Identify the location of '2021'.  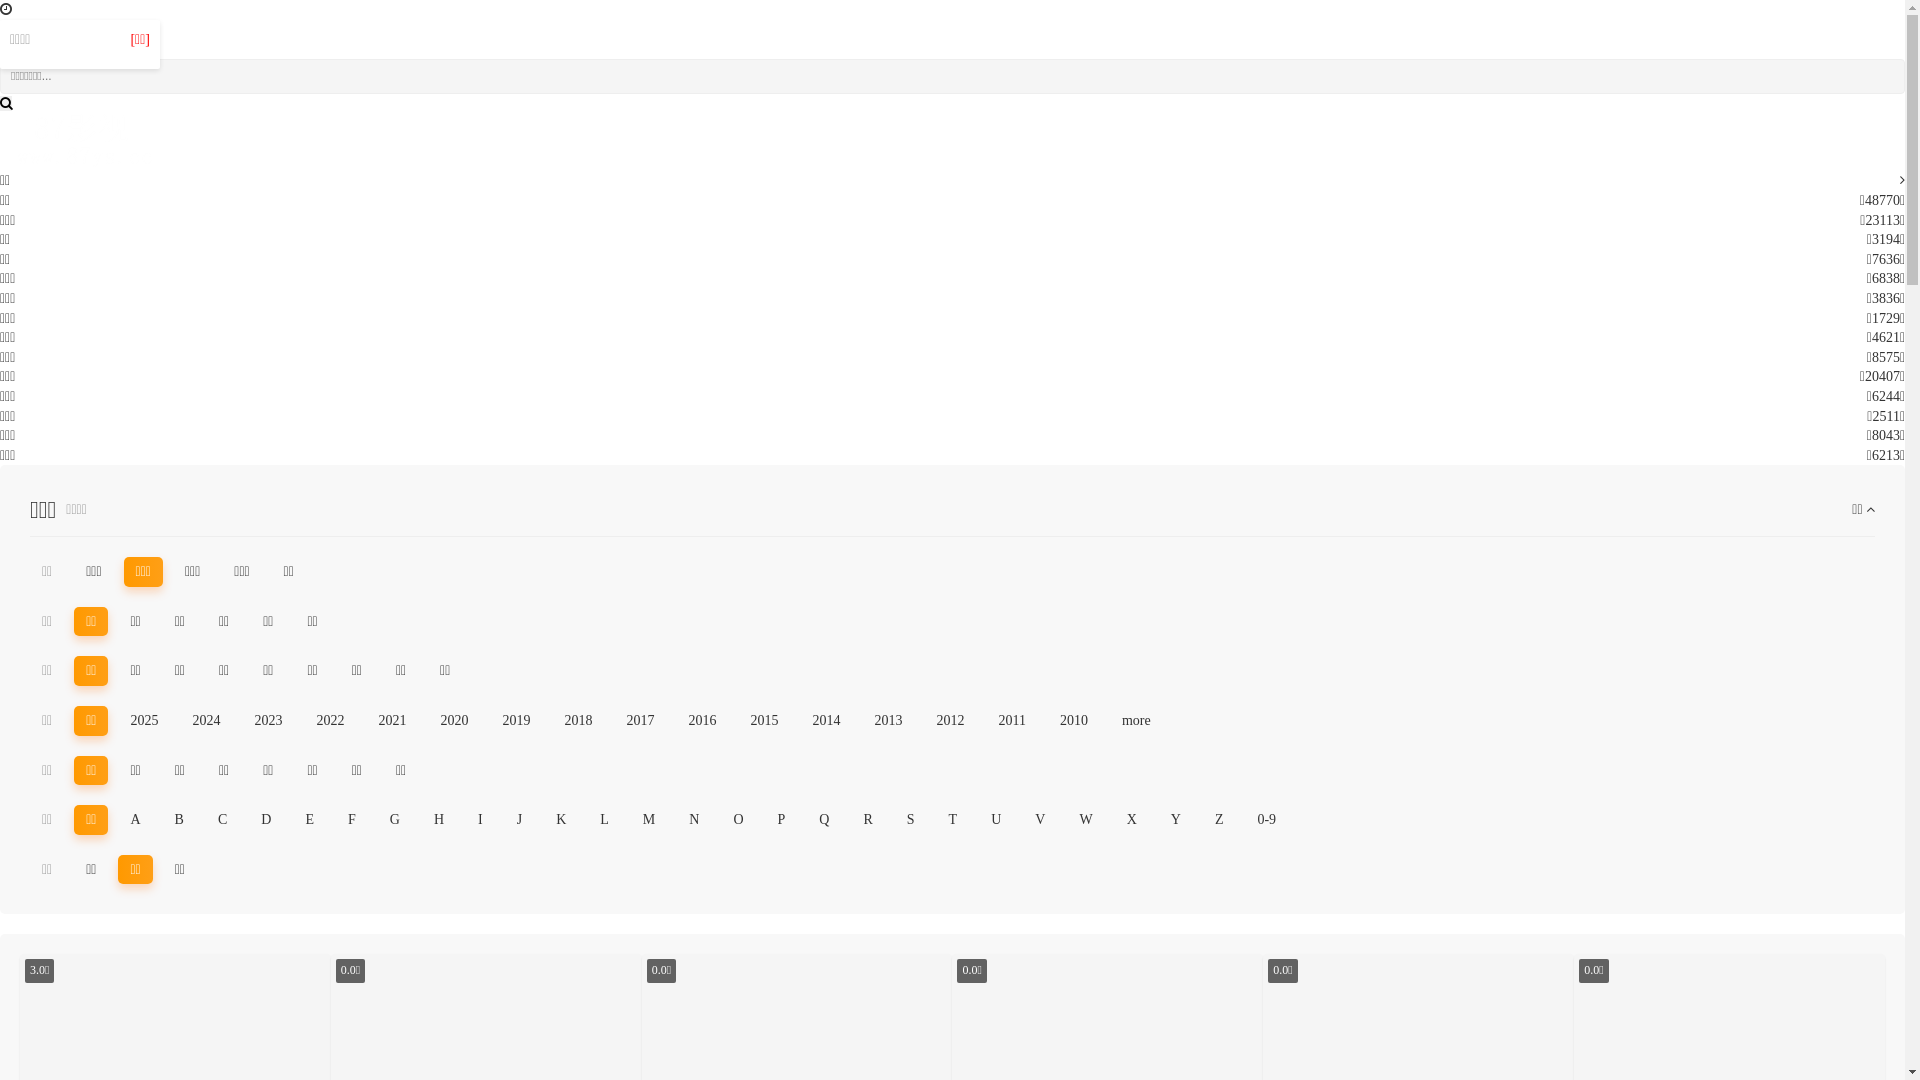
(392, 721).